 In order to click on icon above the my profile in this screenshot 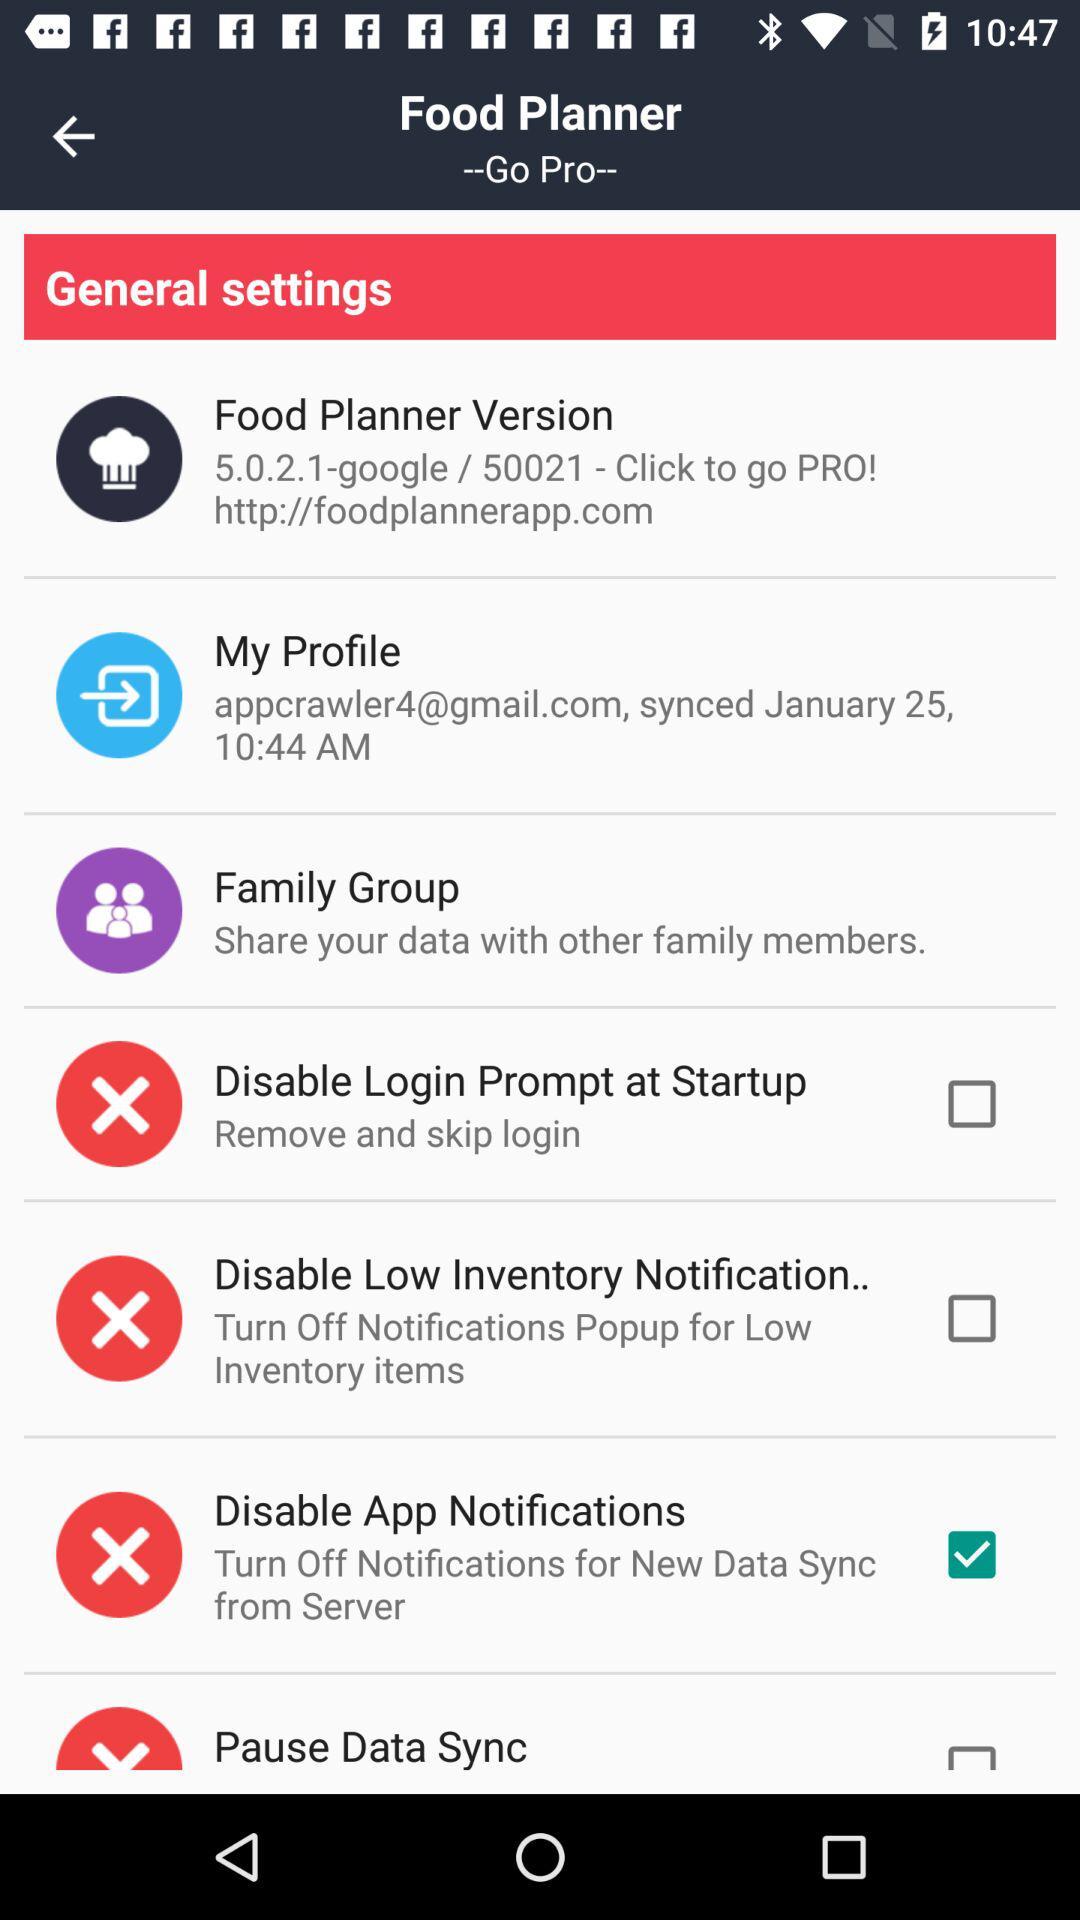, I will do `click(551, 487)`.